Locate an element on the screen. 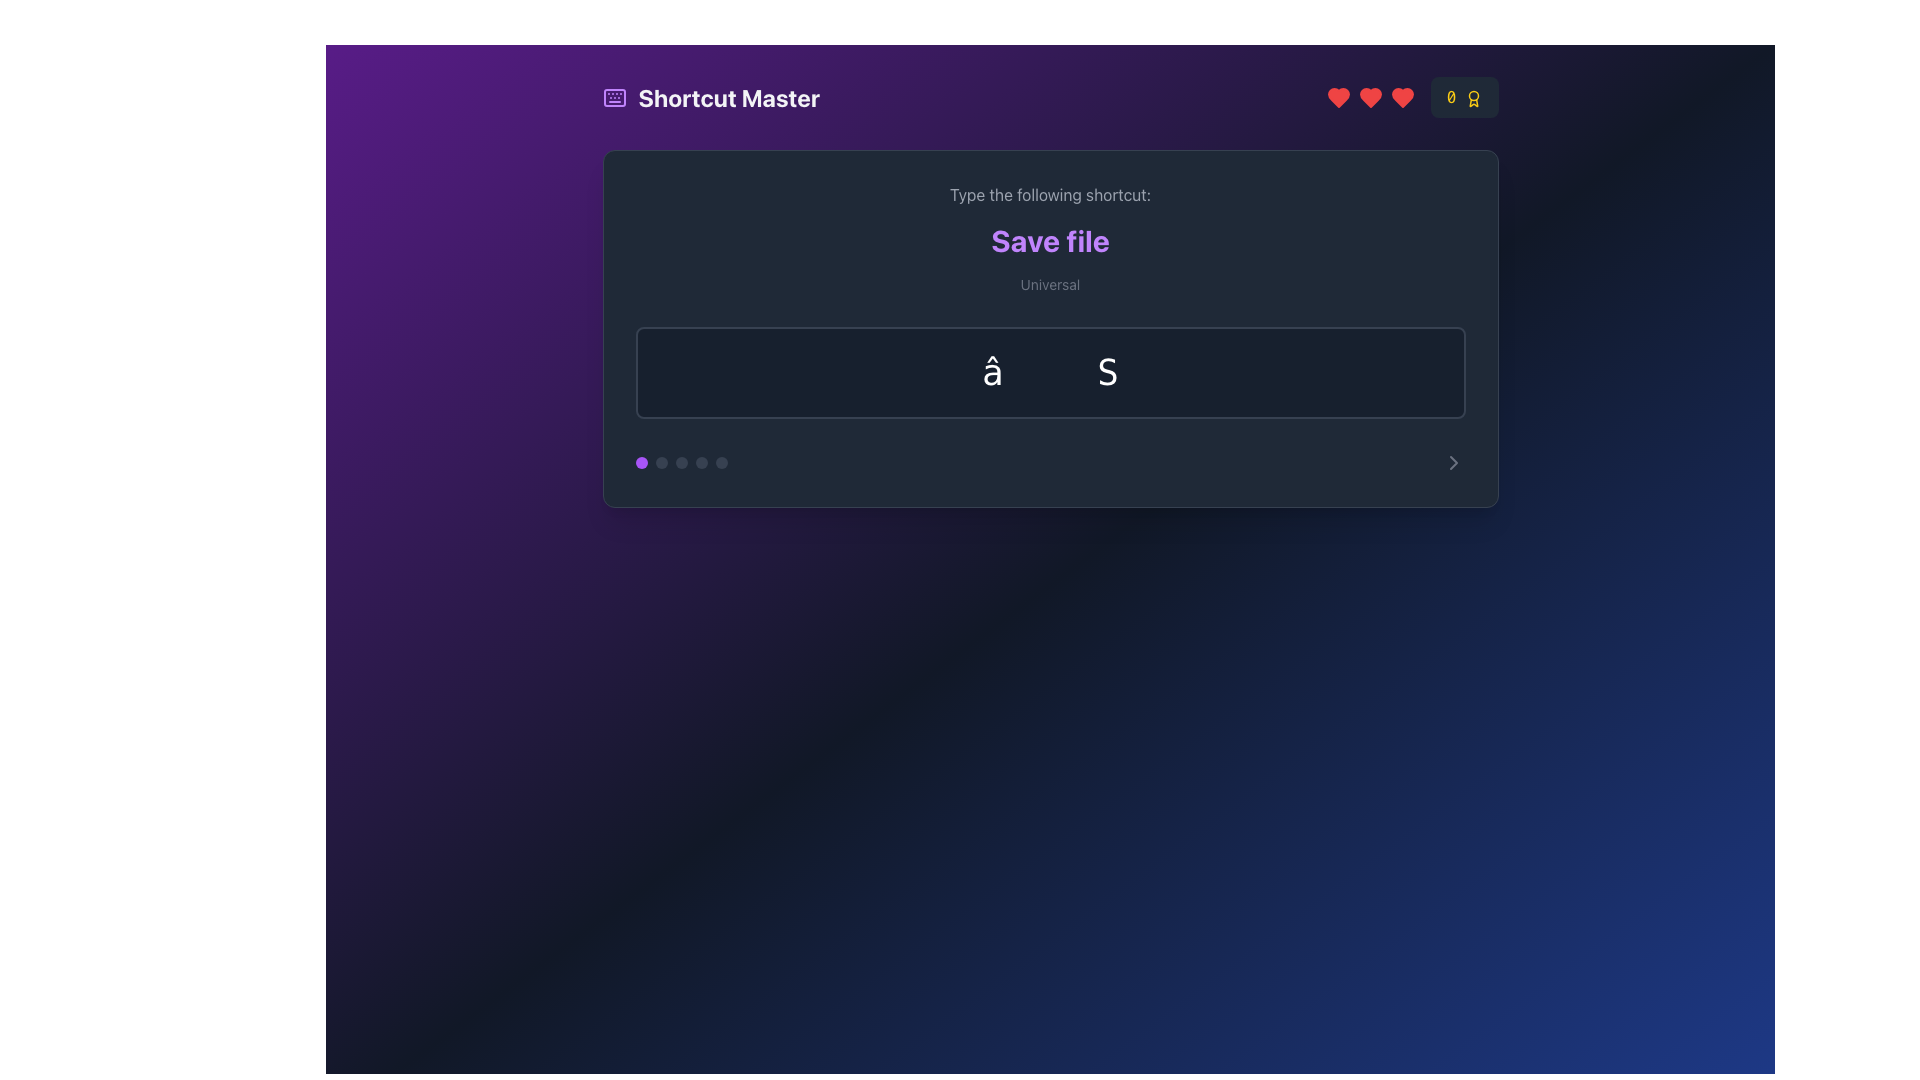 The width and height of the screenshot is (1920, 1080). the keyboard-style icon indicating keyboard shortcuts, which is positioned to the left of the 'Shortcut Master' text label is located at coordinates (613, 97).